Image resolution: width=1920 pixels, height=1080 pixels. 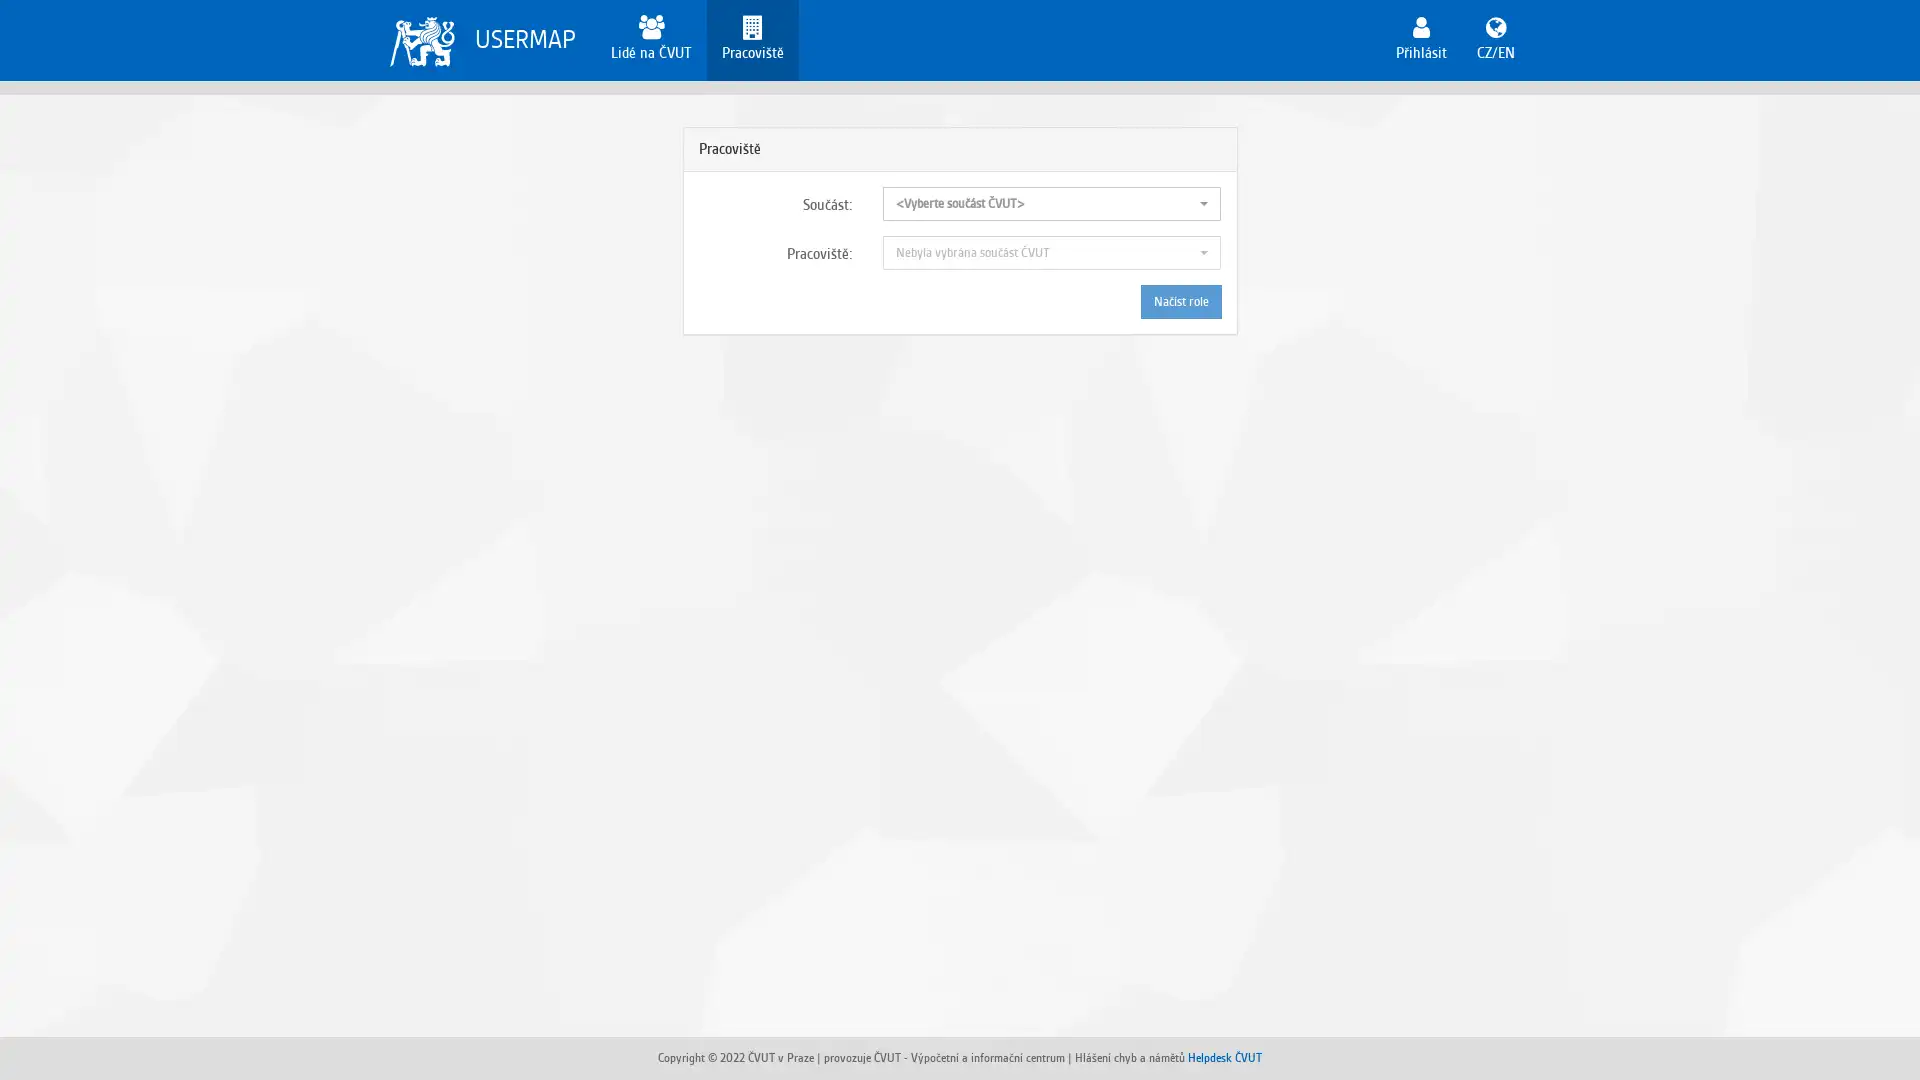 I want to click on <Vyberte soucast CVUT>, so click(x=1050, y=204).